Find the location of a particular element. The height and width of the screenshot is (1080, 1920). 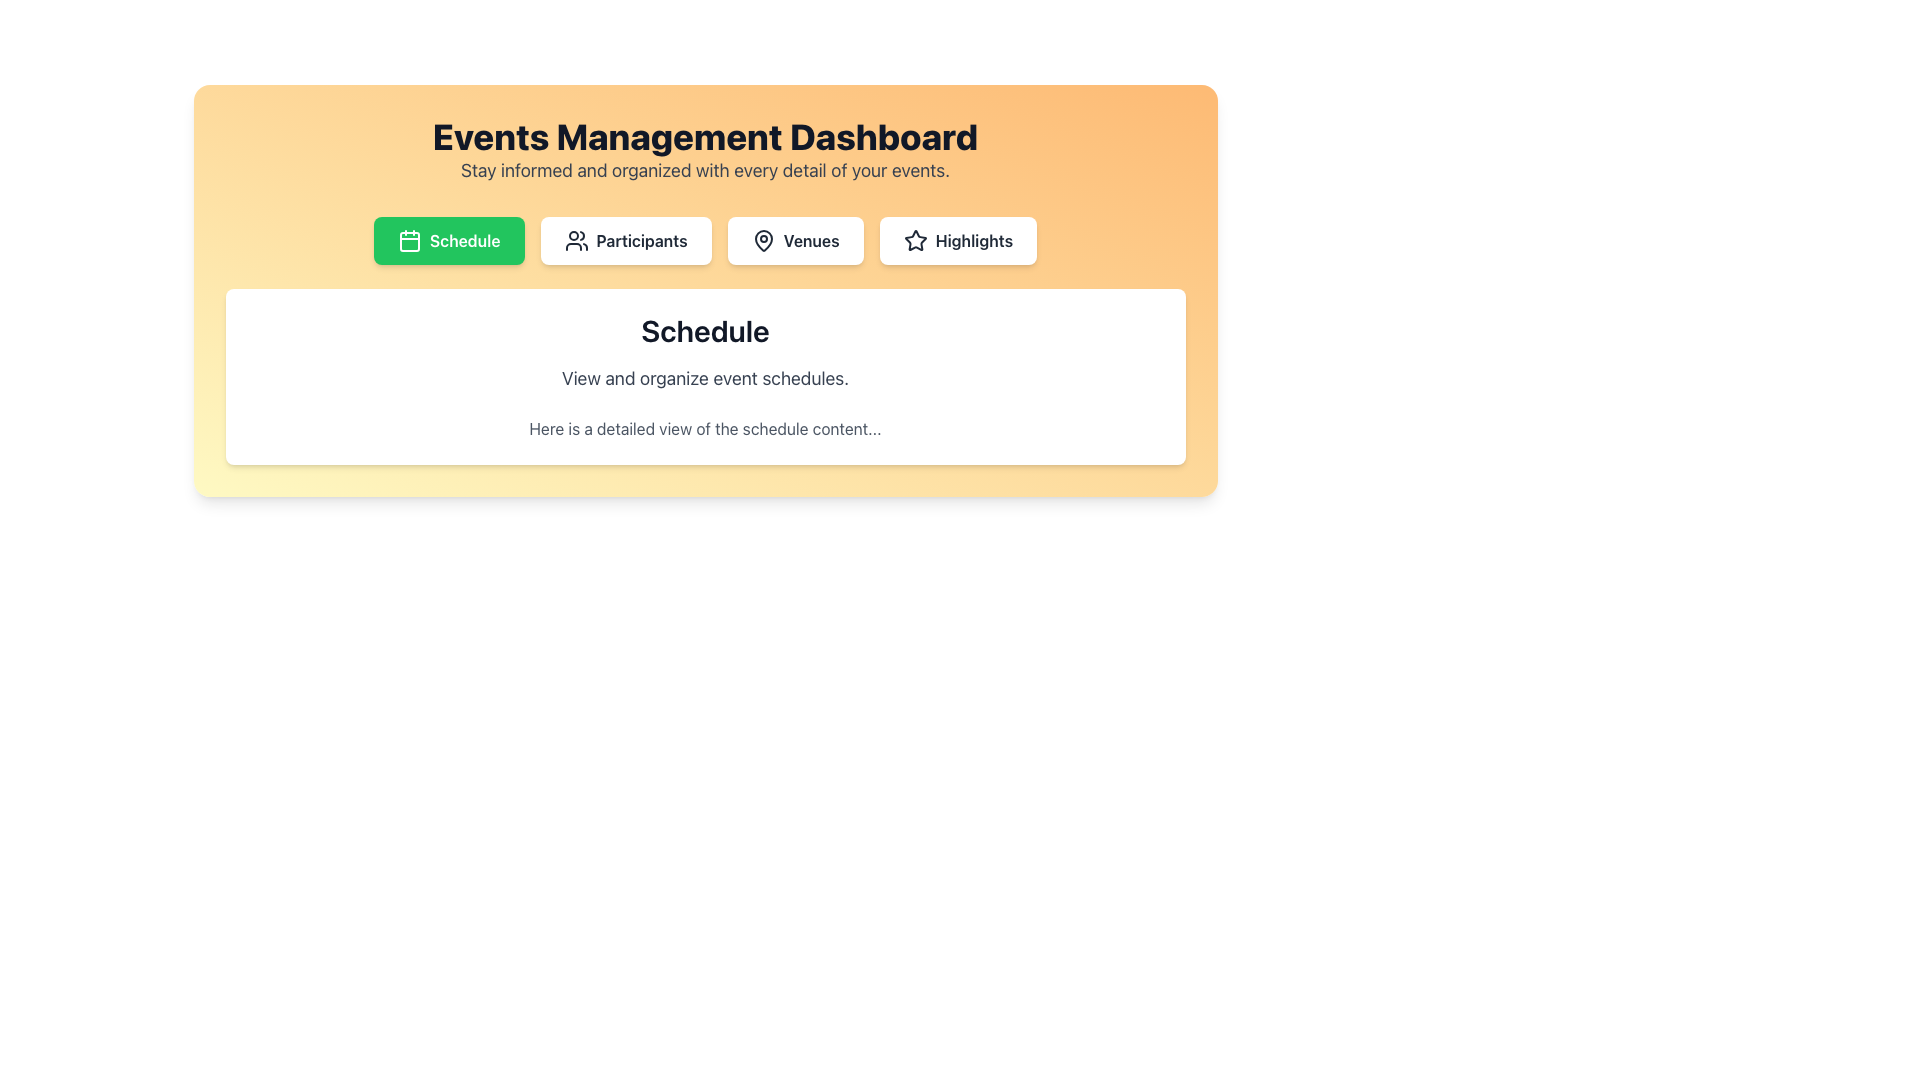

the static text element that says 'Stay informed and organized with every detail of your events.' which is positioned below the 'Events Management Dashboard' title is located at coordinates (705, 169).